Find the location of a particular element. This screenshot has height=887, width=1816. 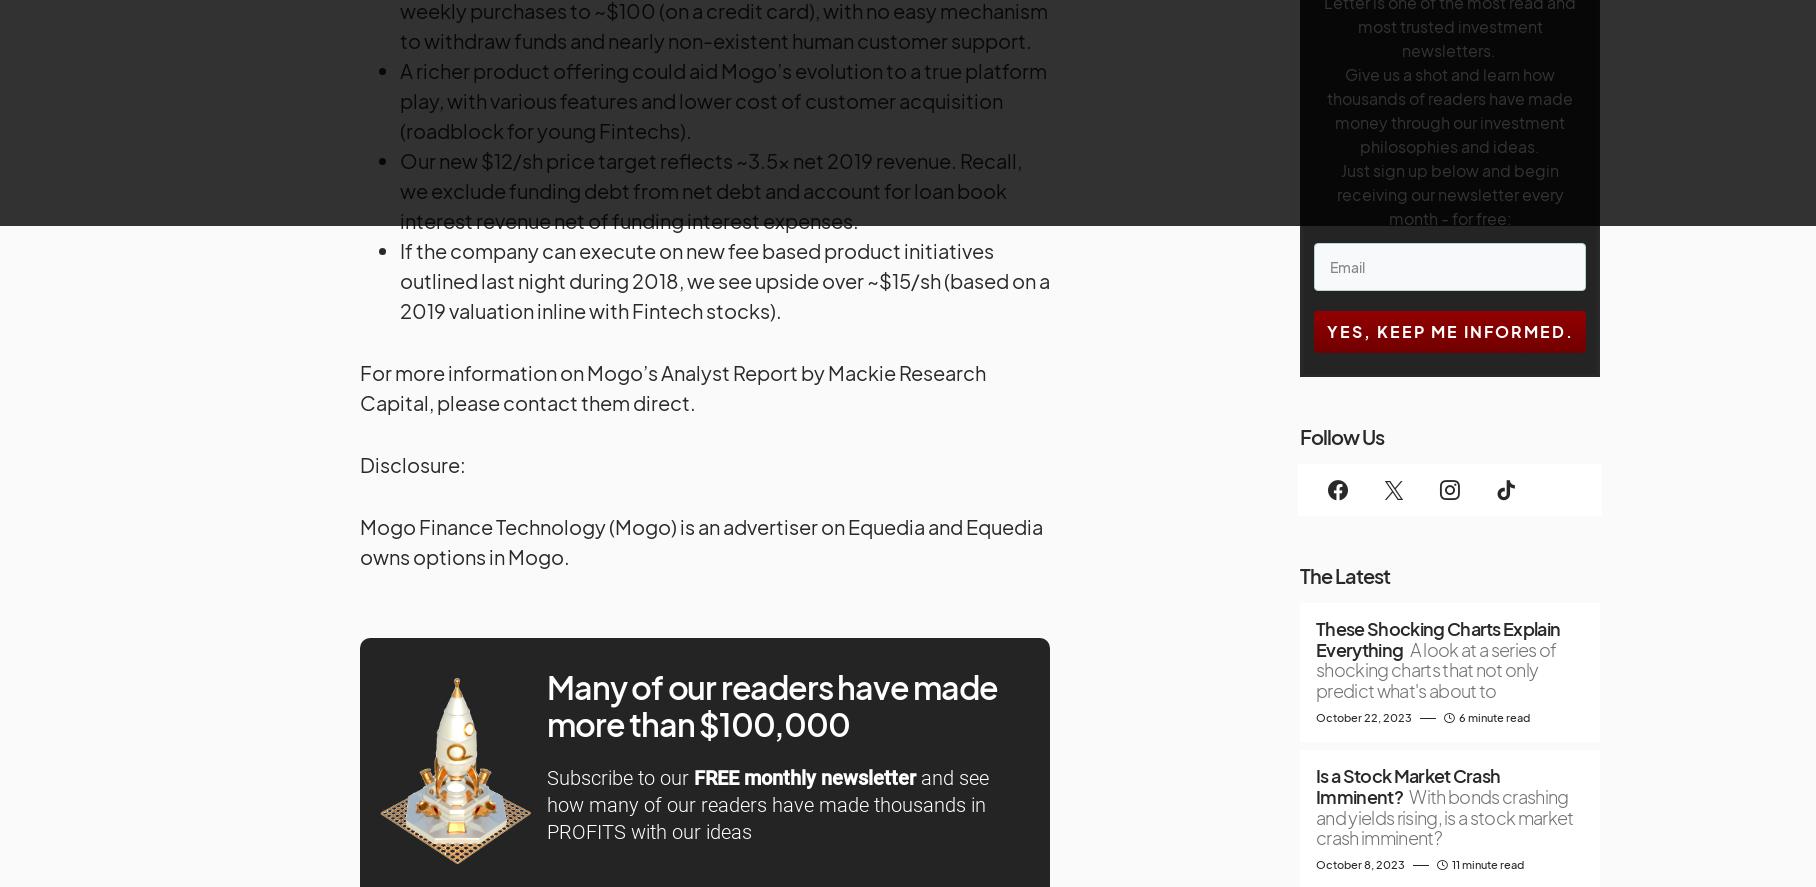

'Just sign up below and begin receiving our newsletter every month - for free:' is located at coordinates (1449, 193).